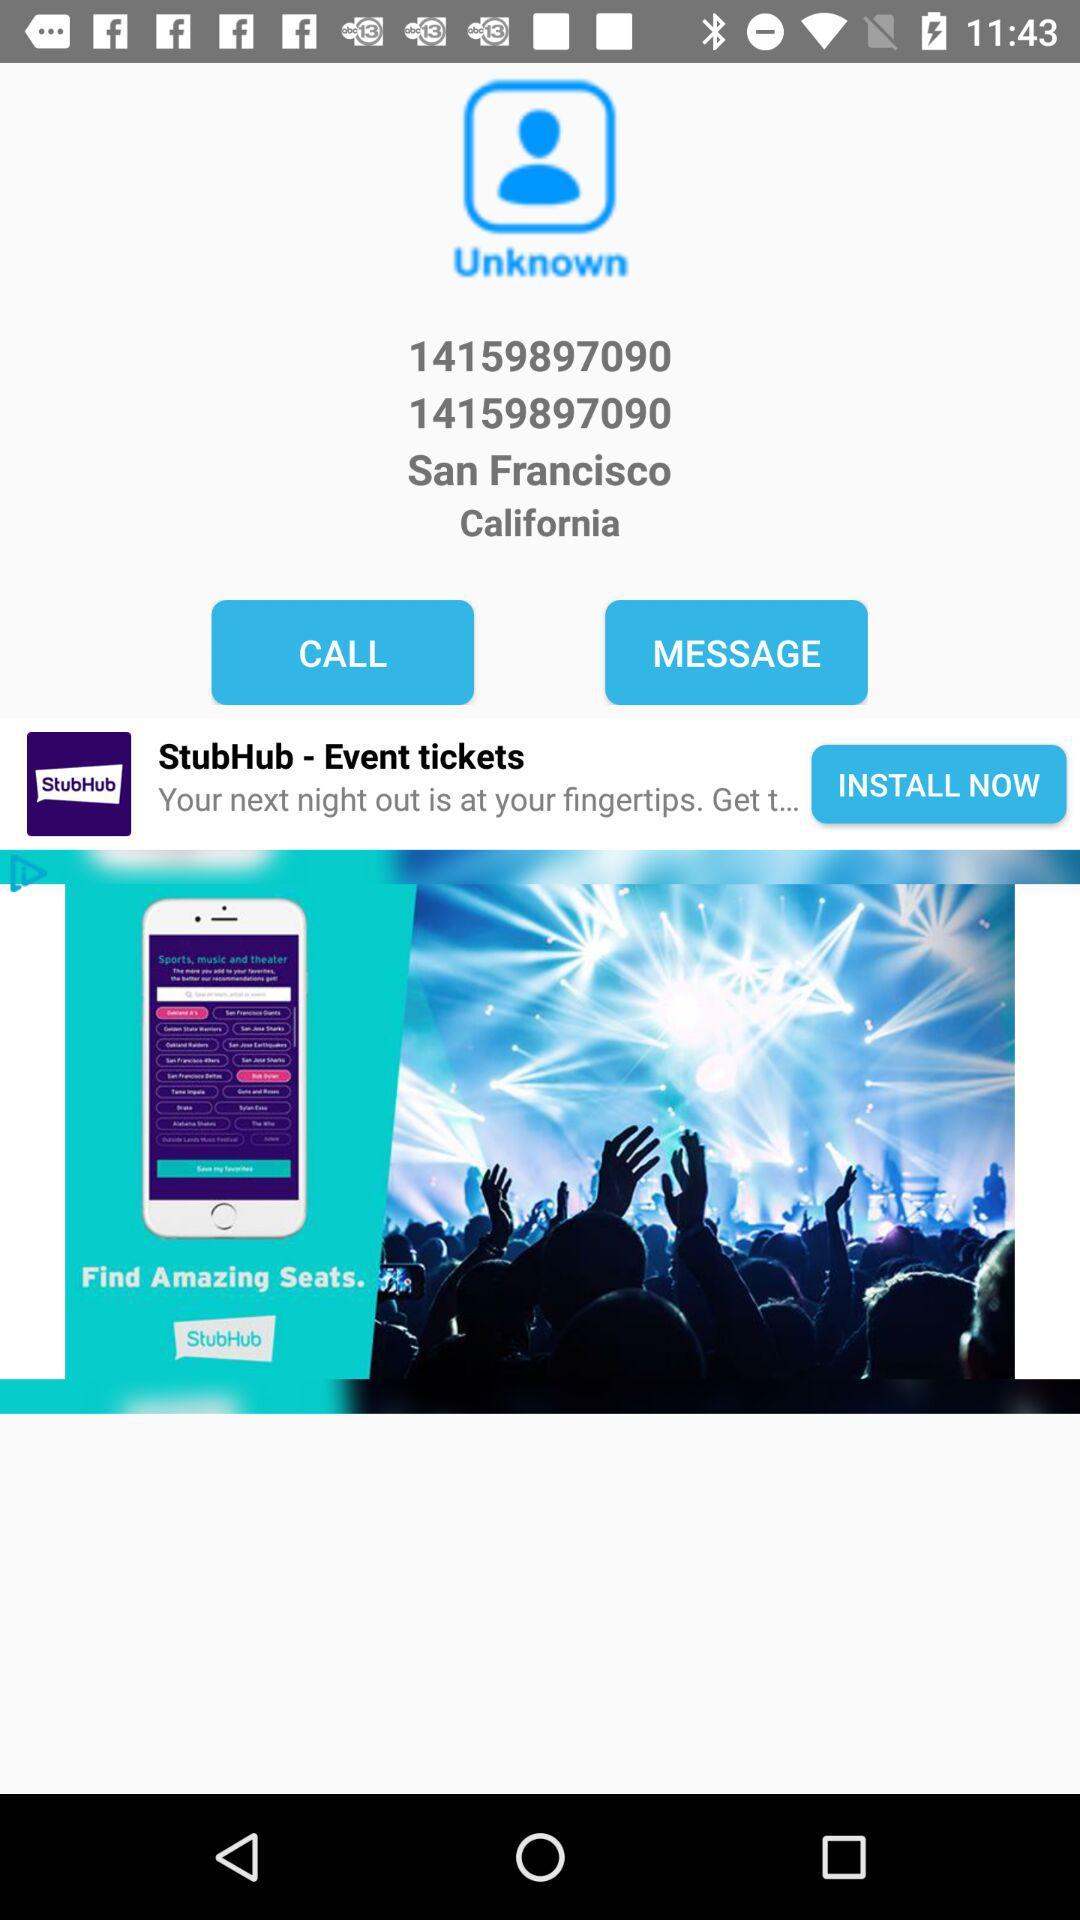 The width and height of the screenshot is (1080, 1920). I want to click on install now icon, so click(938, 783).